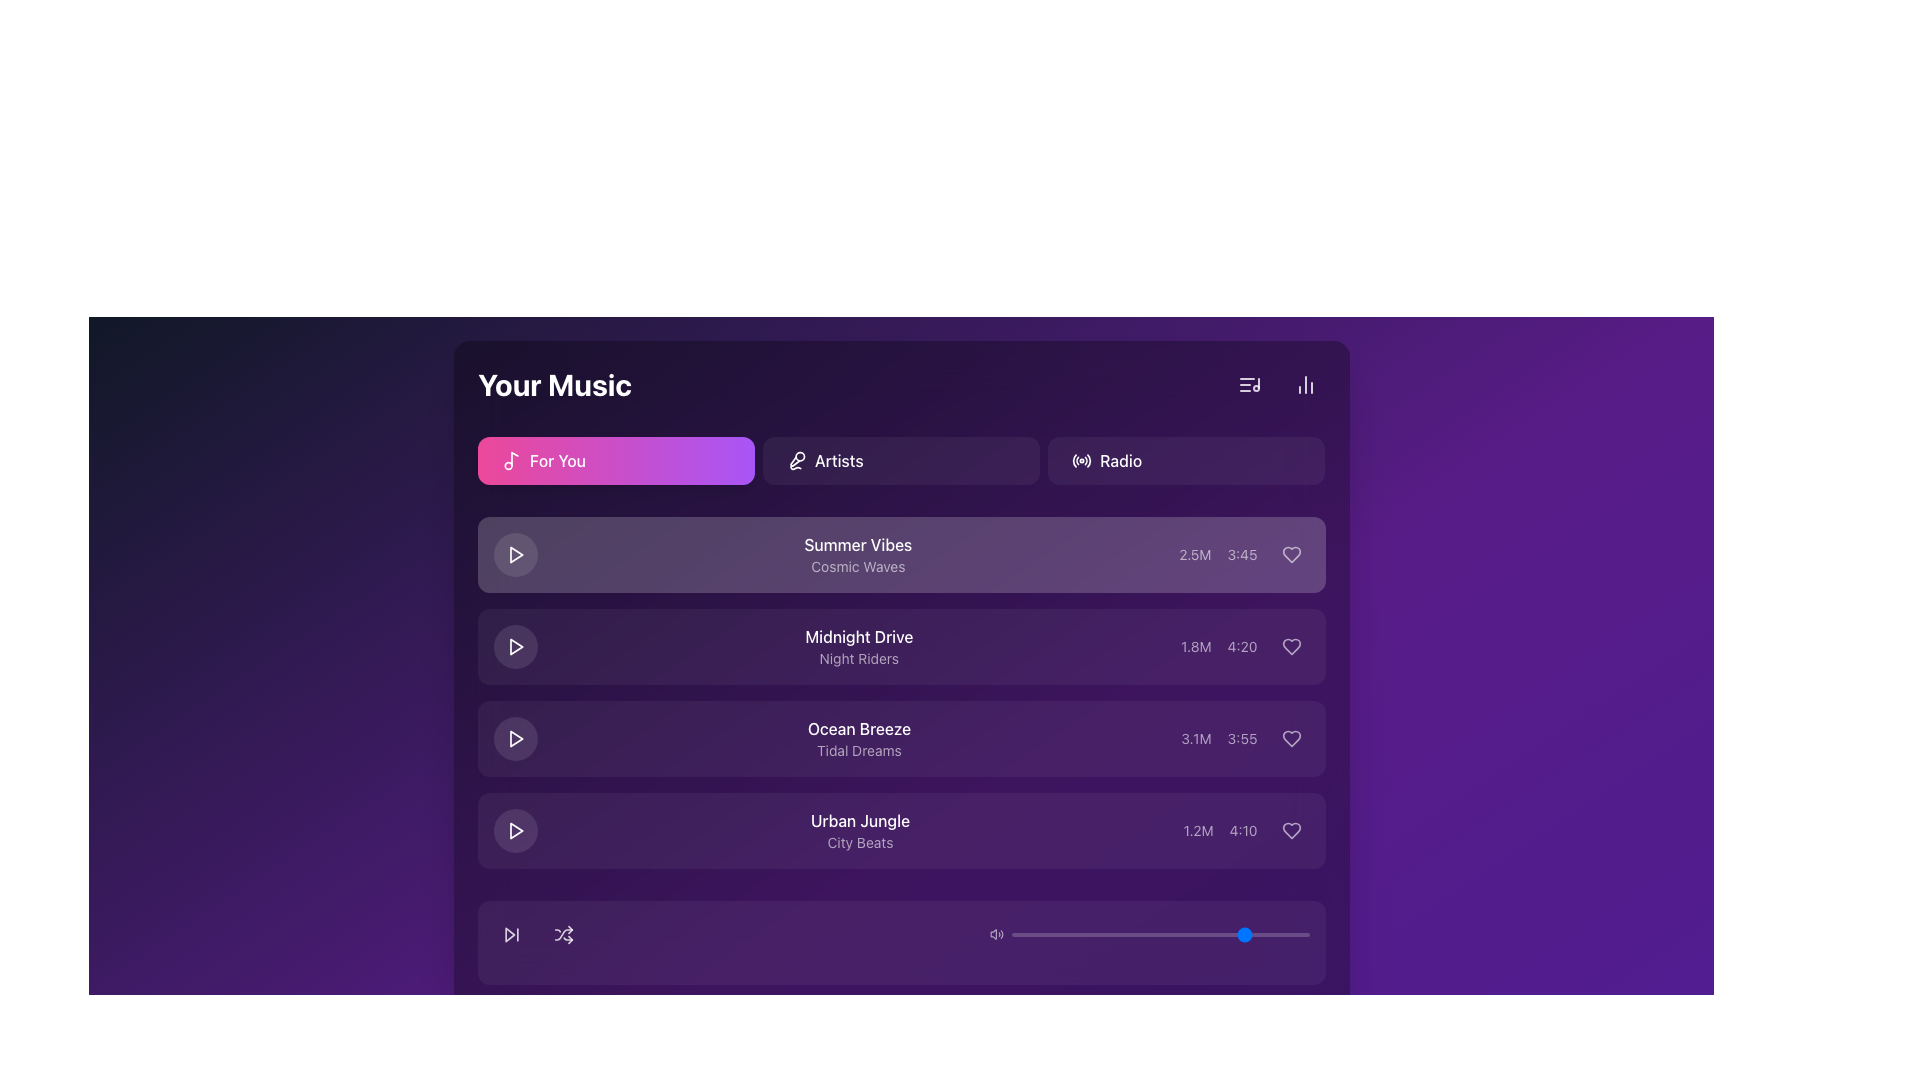 Image resolution: width=1920 pixels, height=1080 pixels. Describe the element at coordinates (1291, 830) in the screenshot. I see `the heart icon button located in the last row under the 'Urban Jungle' track by 'City Beats', positioned in the far-right column of similar icons` at that location.